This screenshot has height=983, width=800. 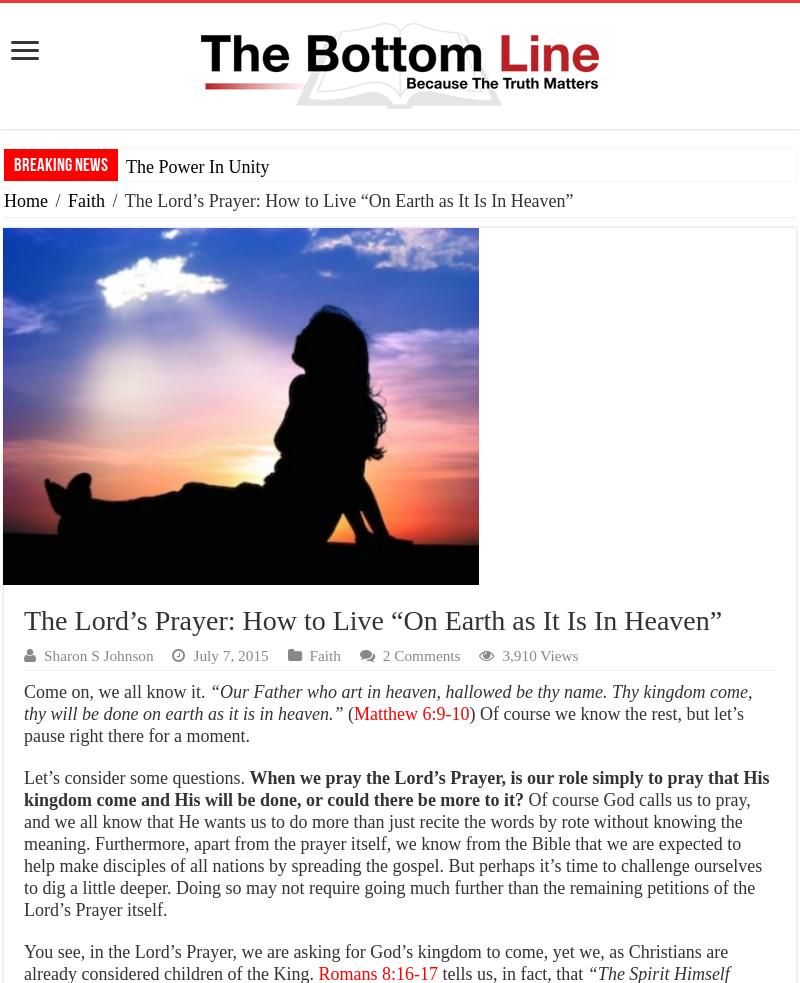 I want to click on 'July 7, 2015', so click(x=230, y=655).